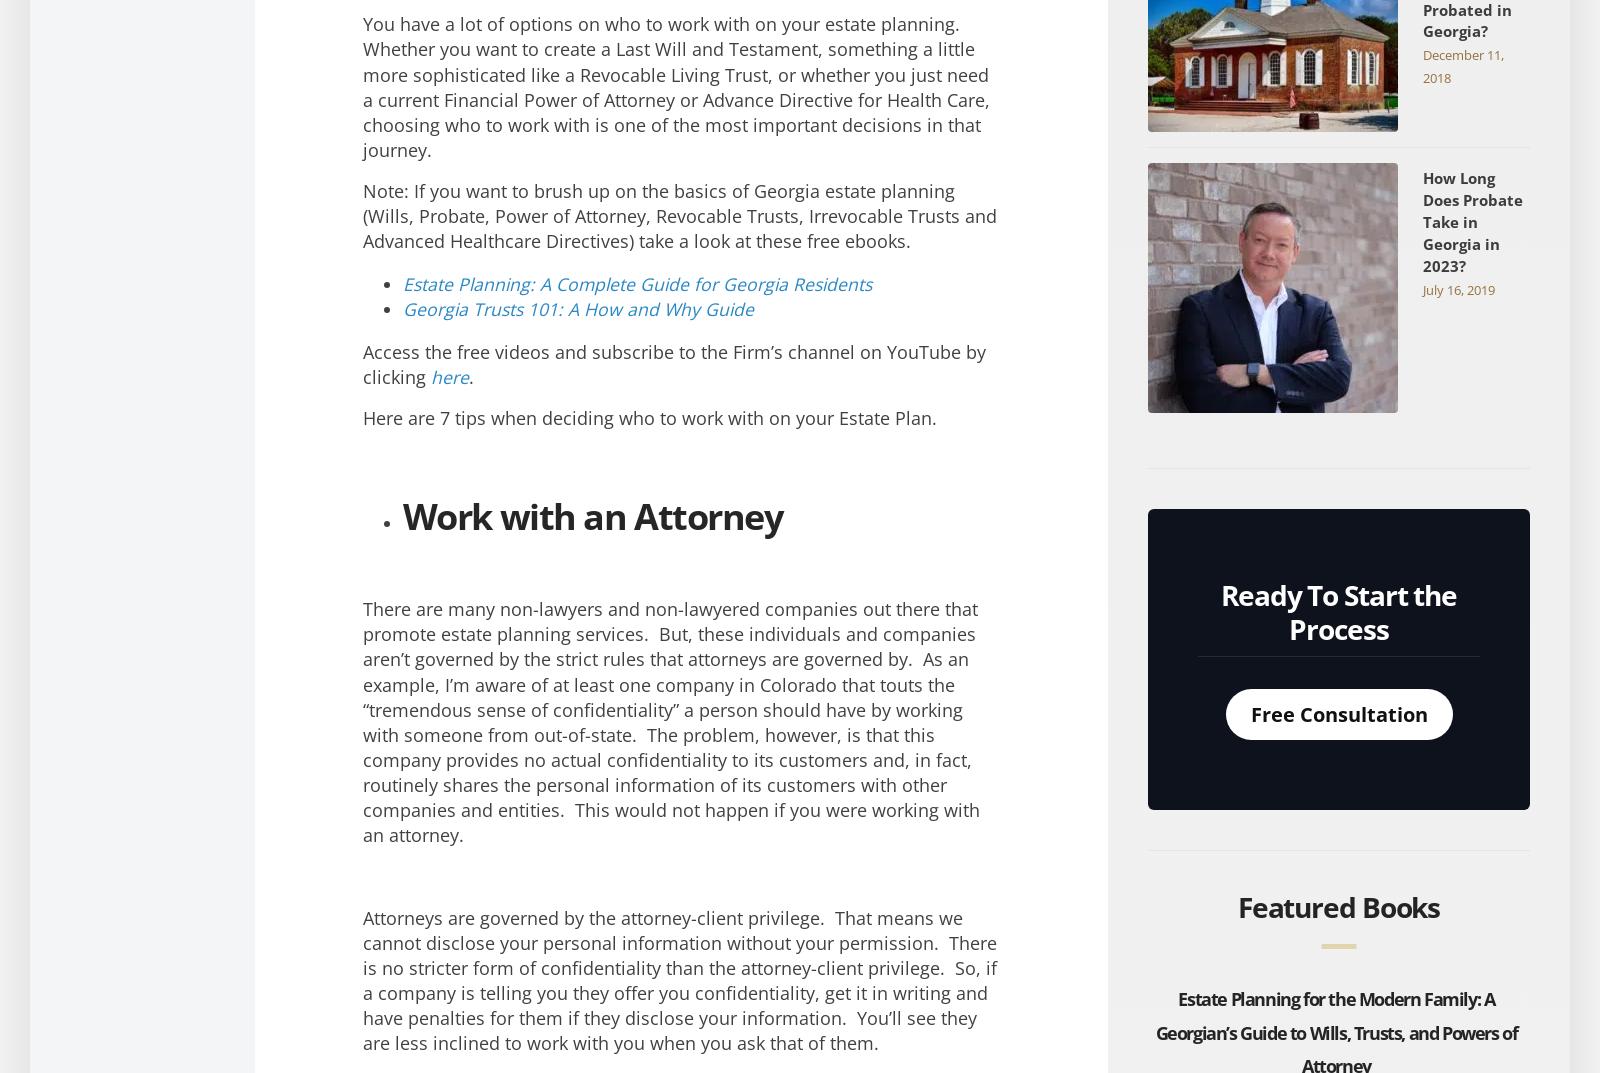 The width and height of the screenshot is (1600, 1073). I want to click on 'Georgia Trusts 101: A How and Why Guide', so click(576, 309).